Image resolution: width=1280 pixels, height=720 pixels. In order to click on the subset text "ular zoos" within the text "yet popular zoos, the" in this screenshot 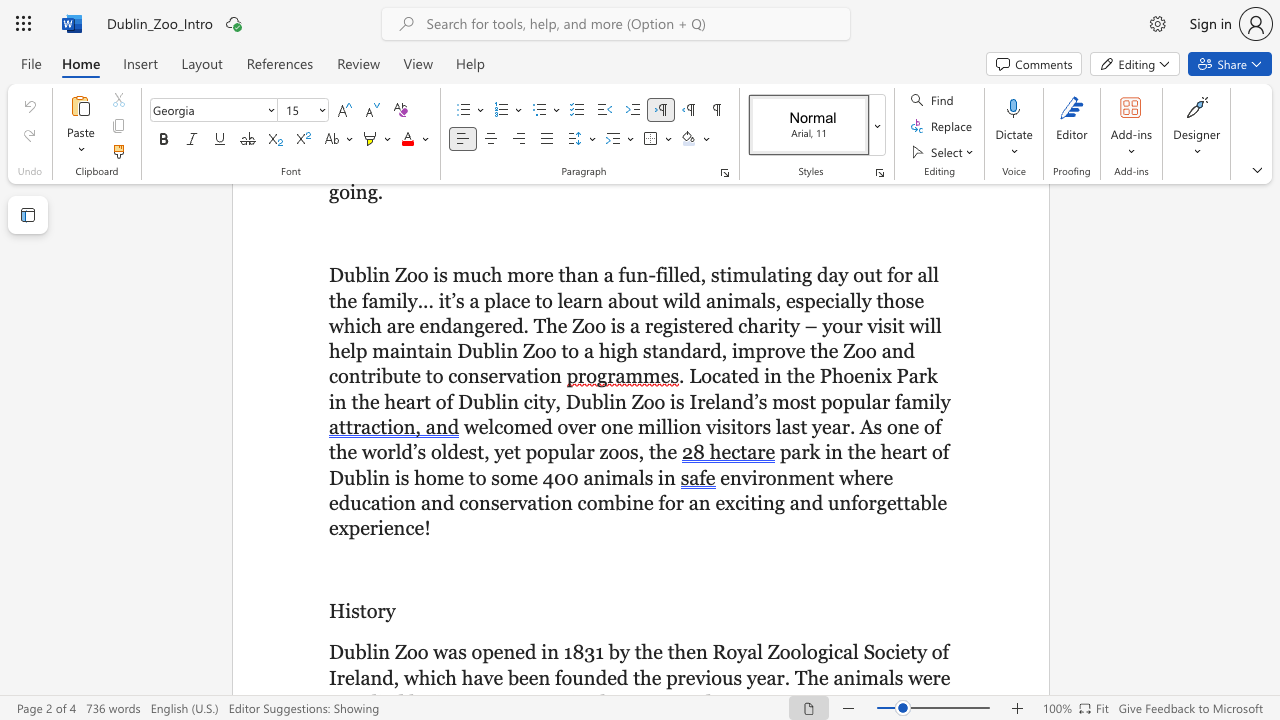, I will do `click(559, 452)`.